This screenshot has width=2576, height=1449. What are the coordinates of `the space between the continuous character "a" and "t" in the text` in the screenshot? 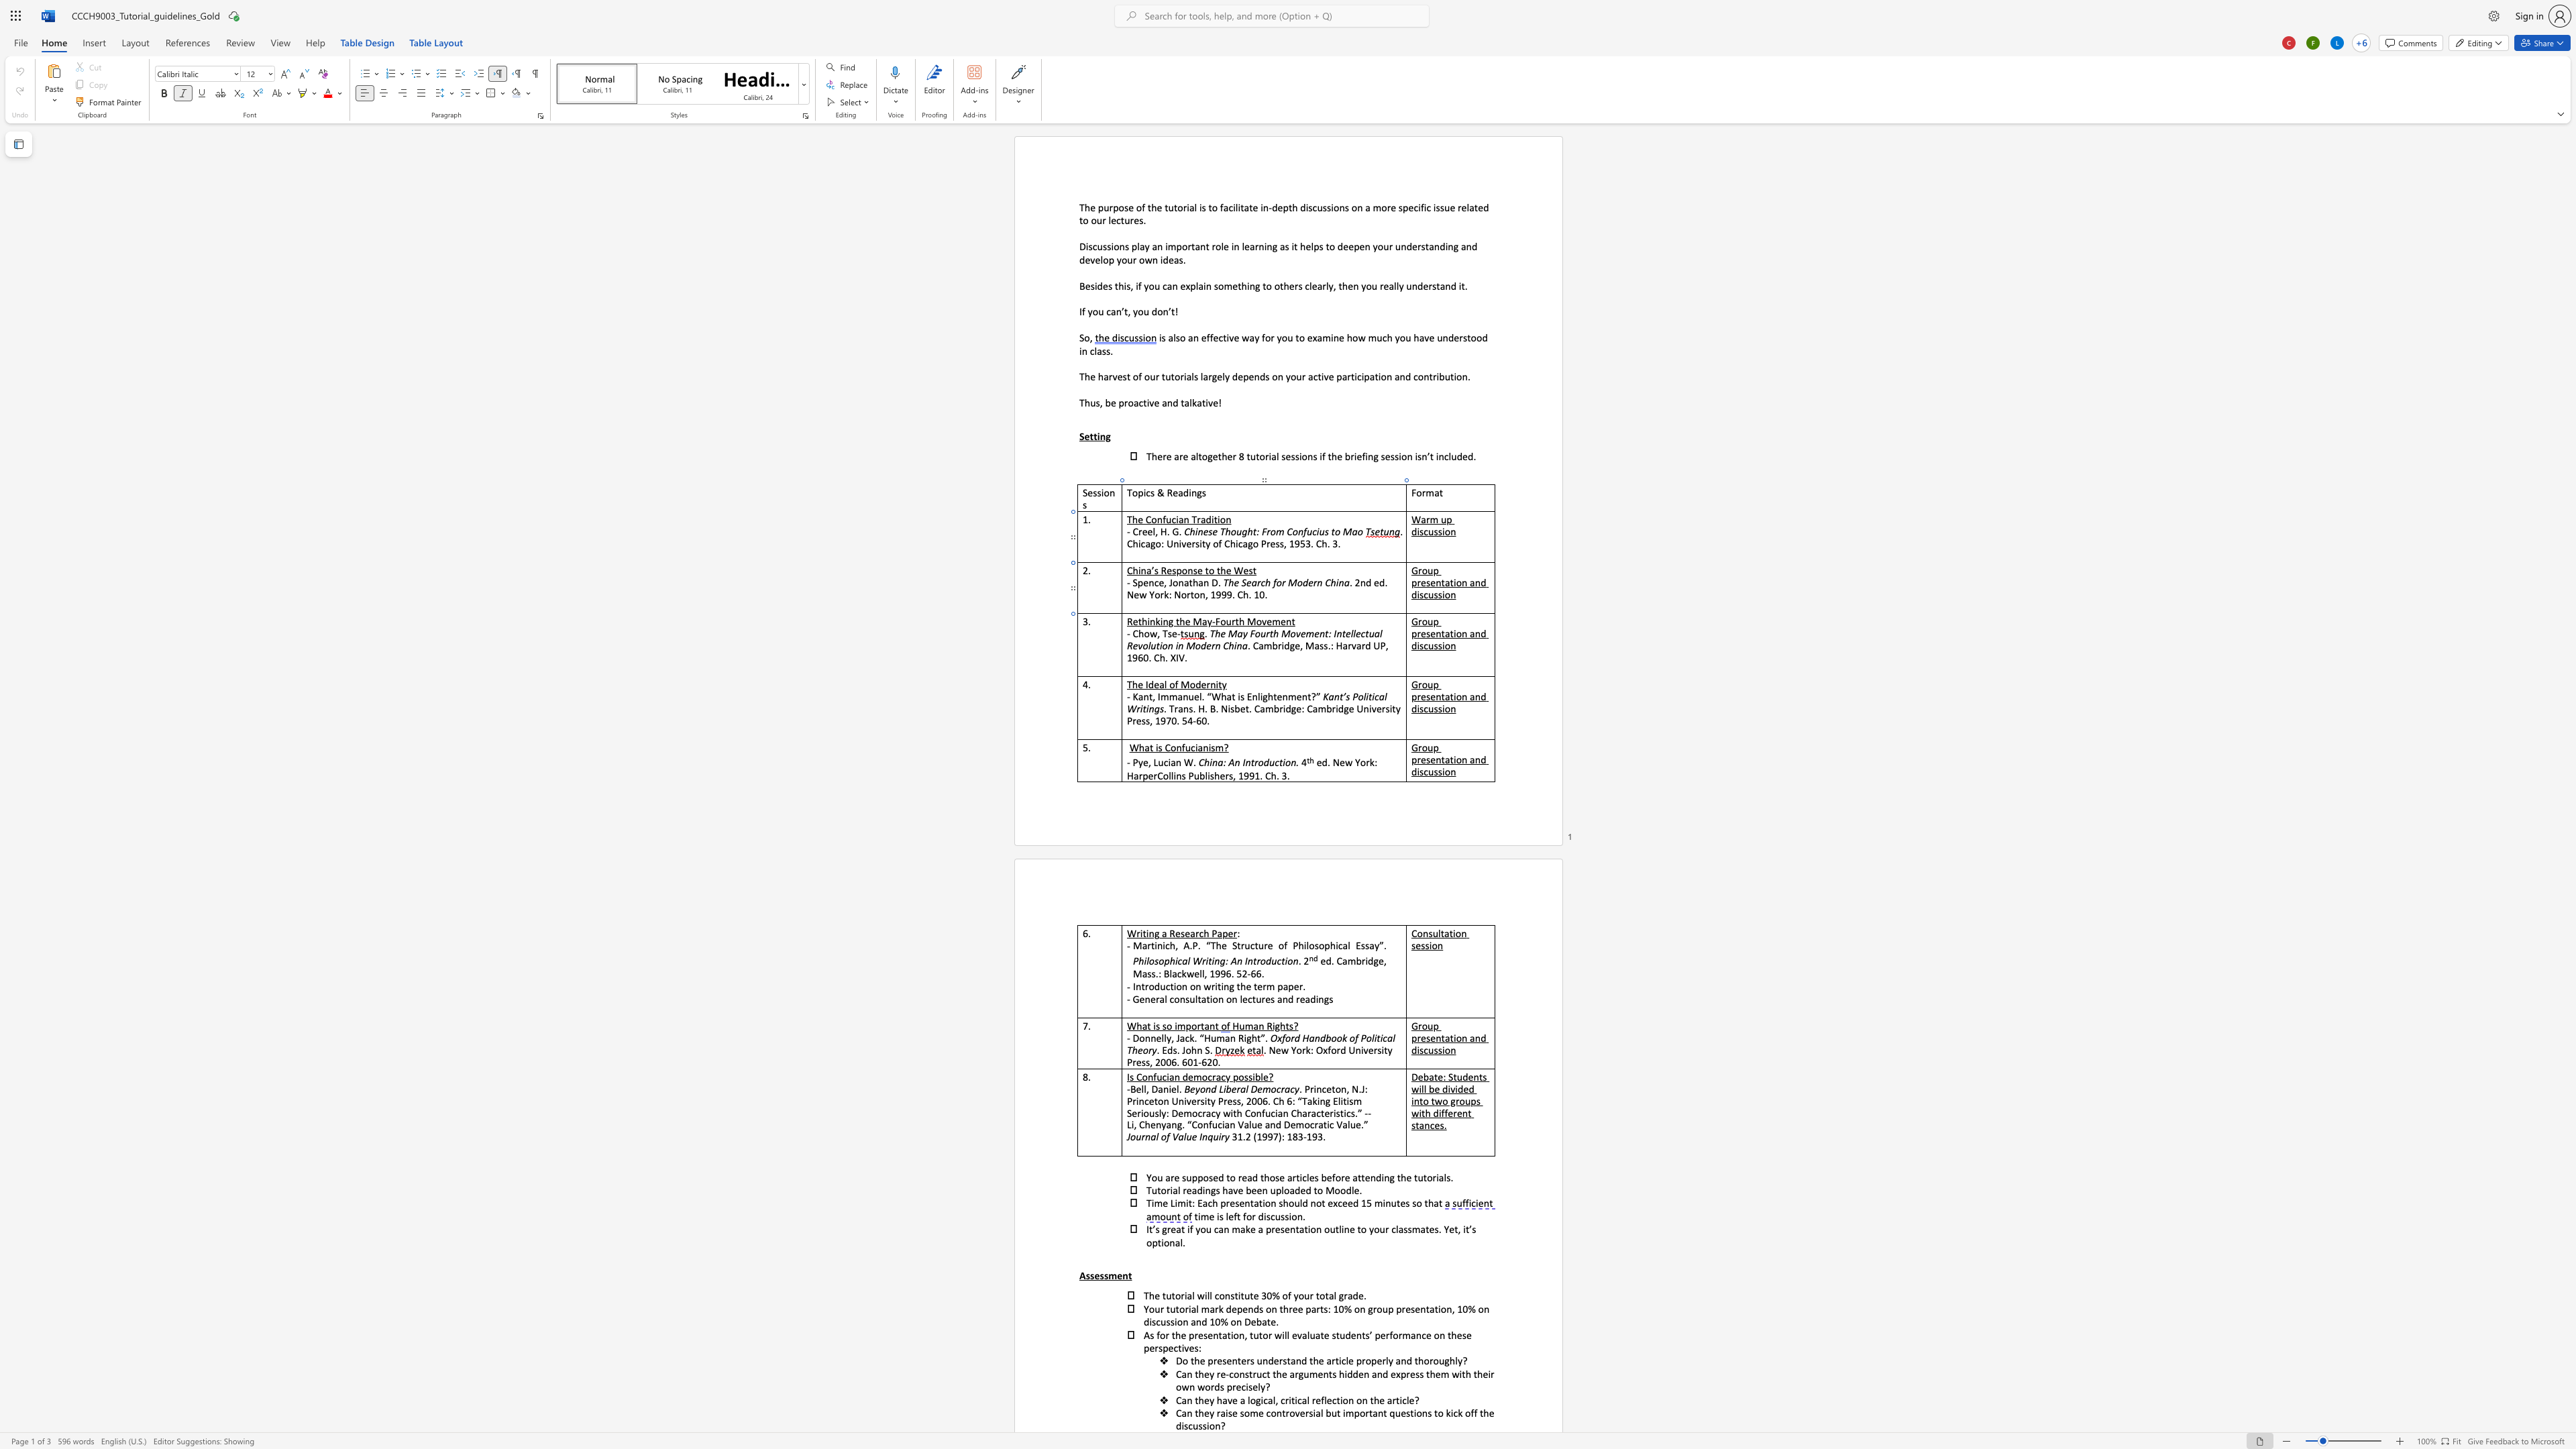 It's located at (1449, 633).